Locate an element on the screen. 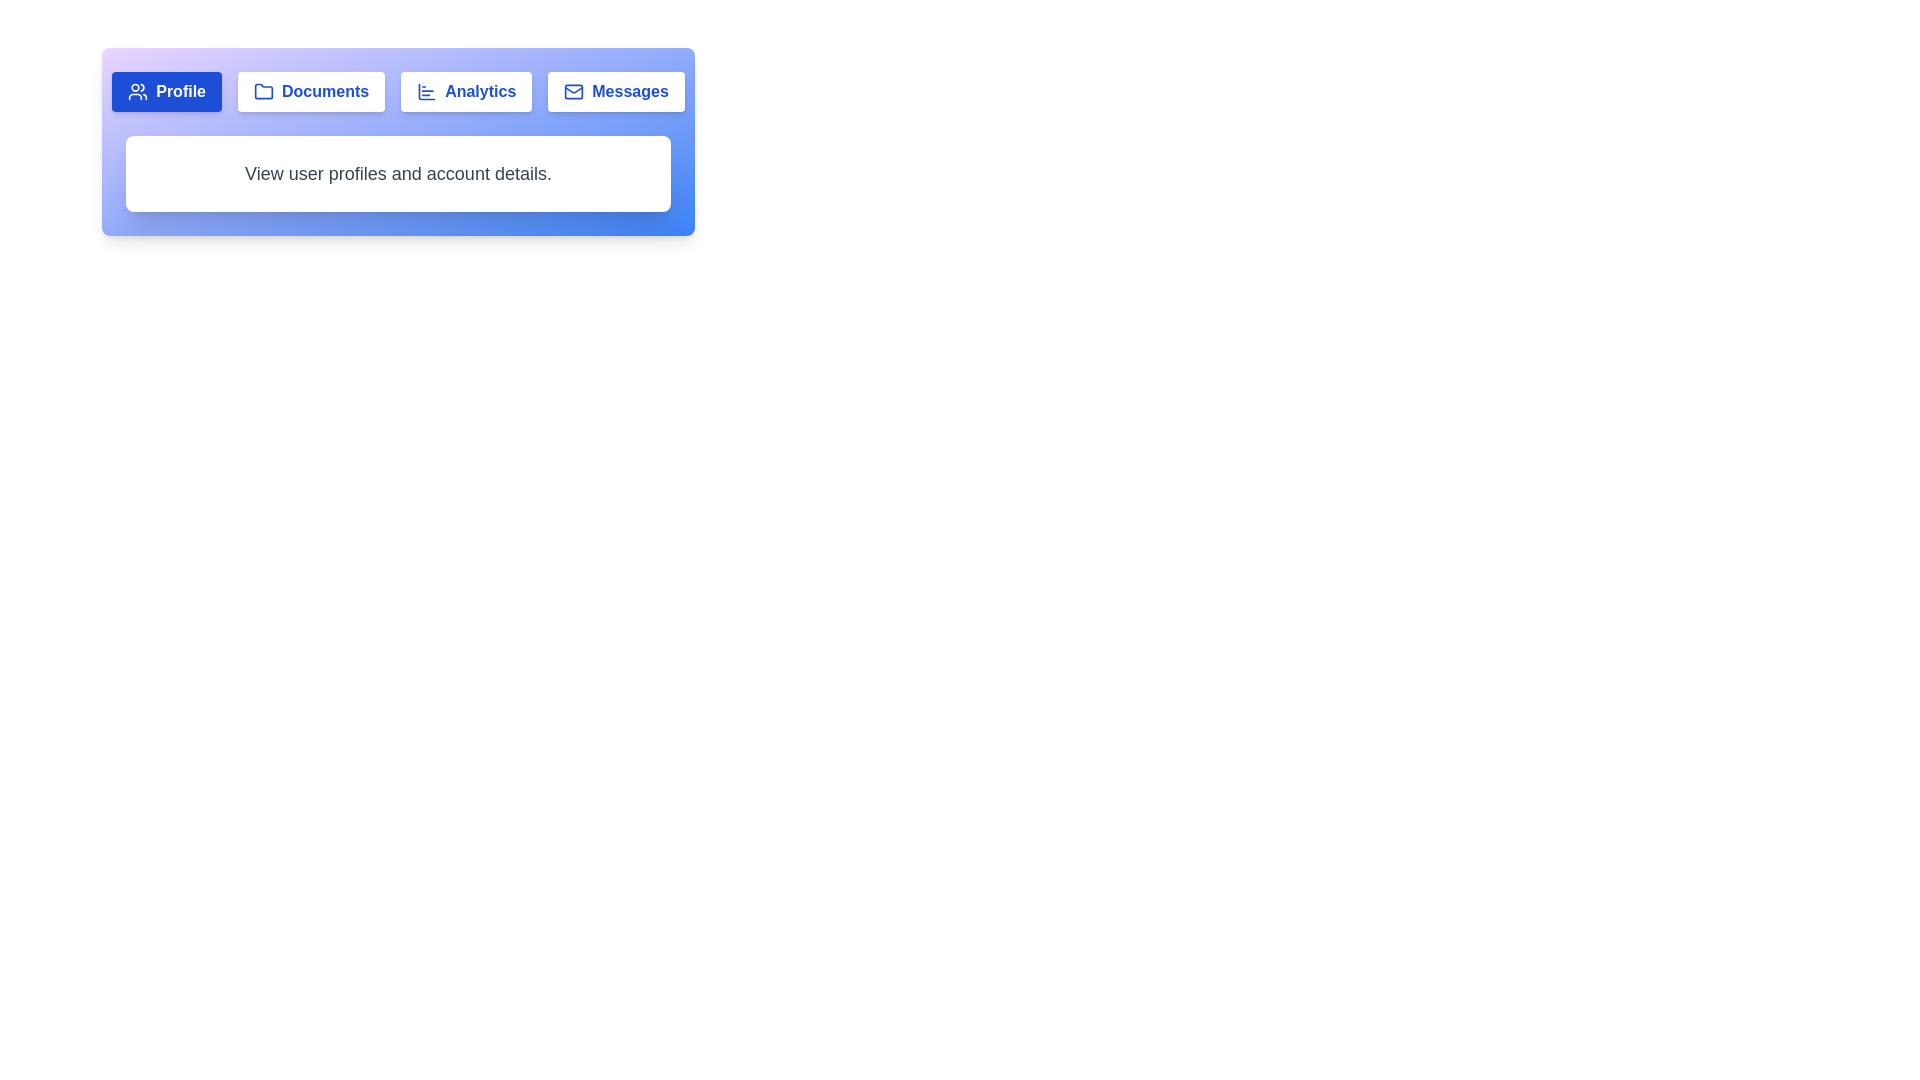  the Analytics tab to view its content is located at coordinates (464, 92).